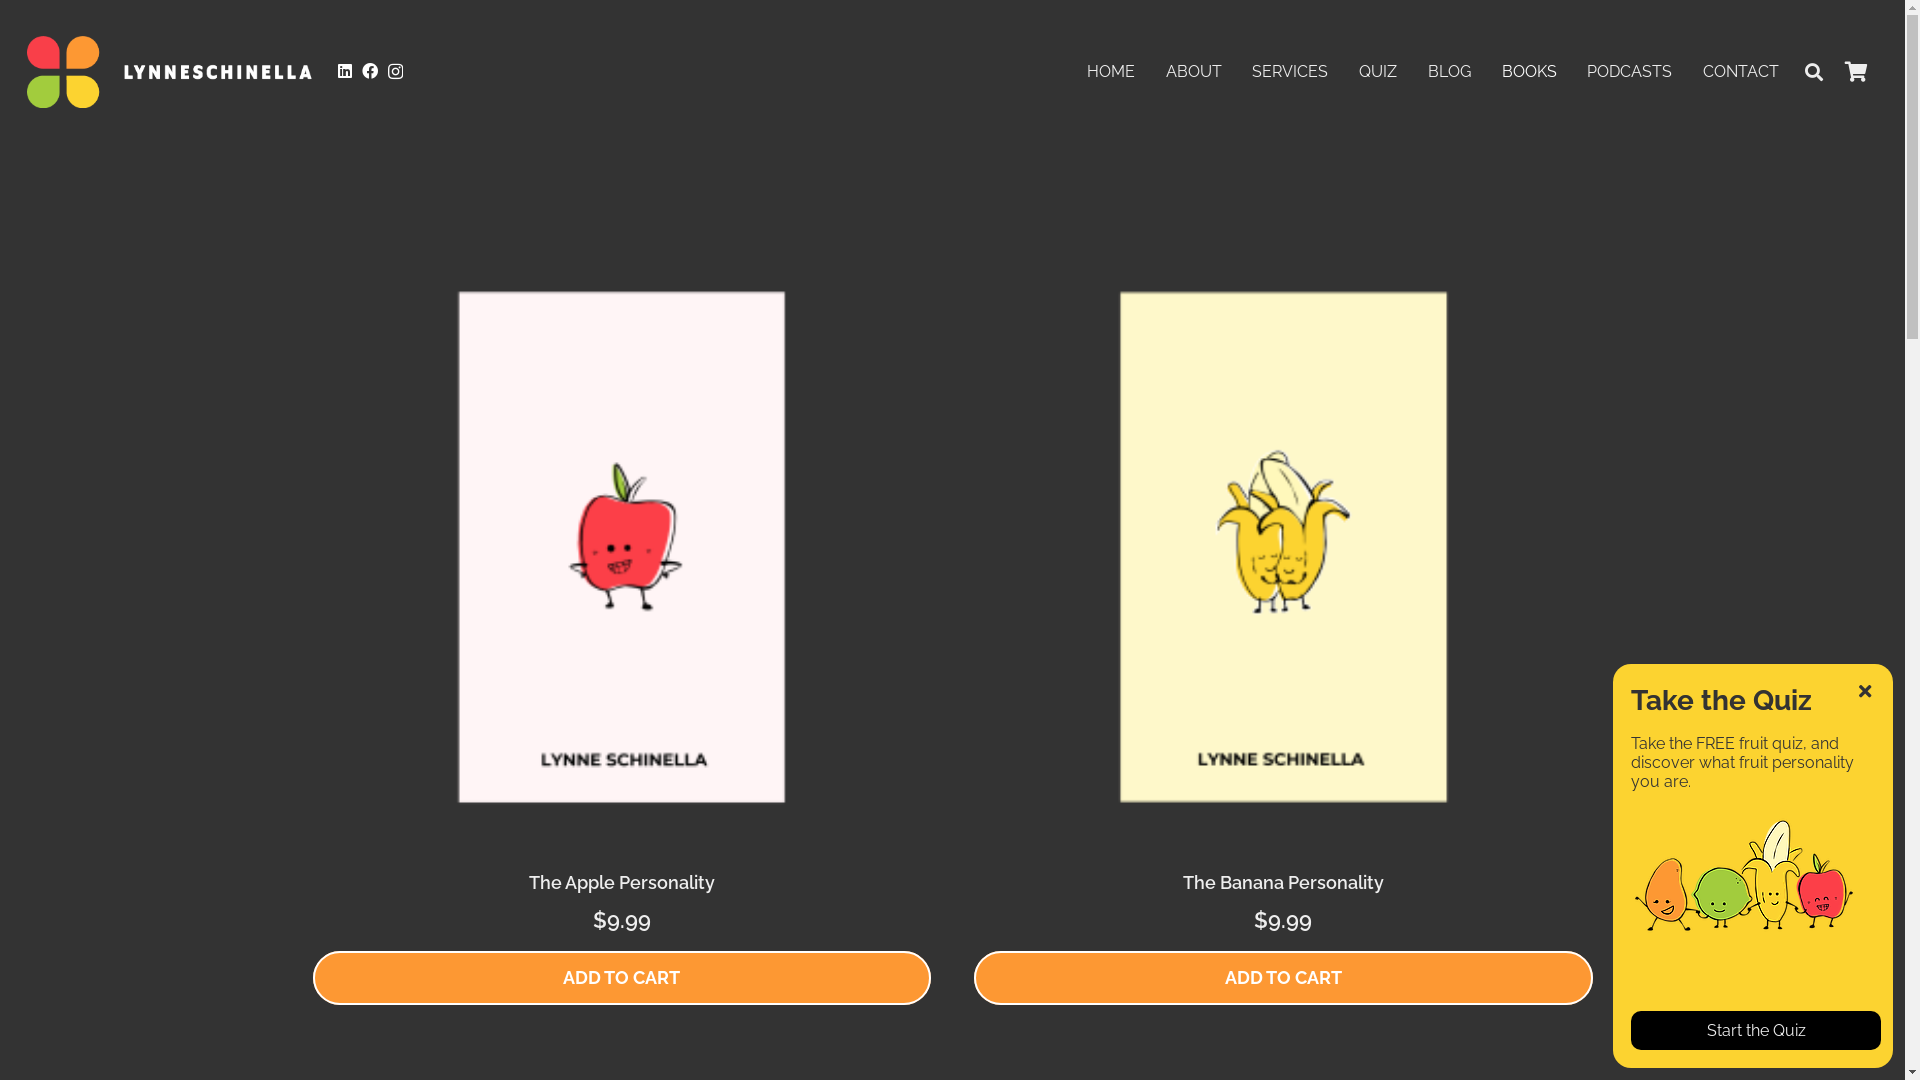  Describe the element at coordinates (1486, 71) in the screenshot. I see `'BOOKS'` at that location.